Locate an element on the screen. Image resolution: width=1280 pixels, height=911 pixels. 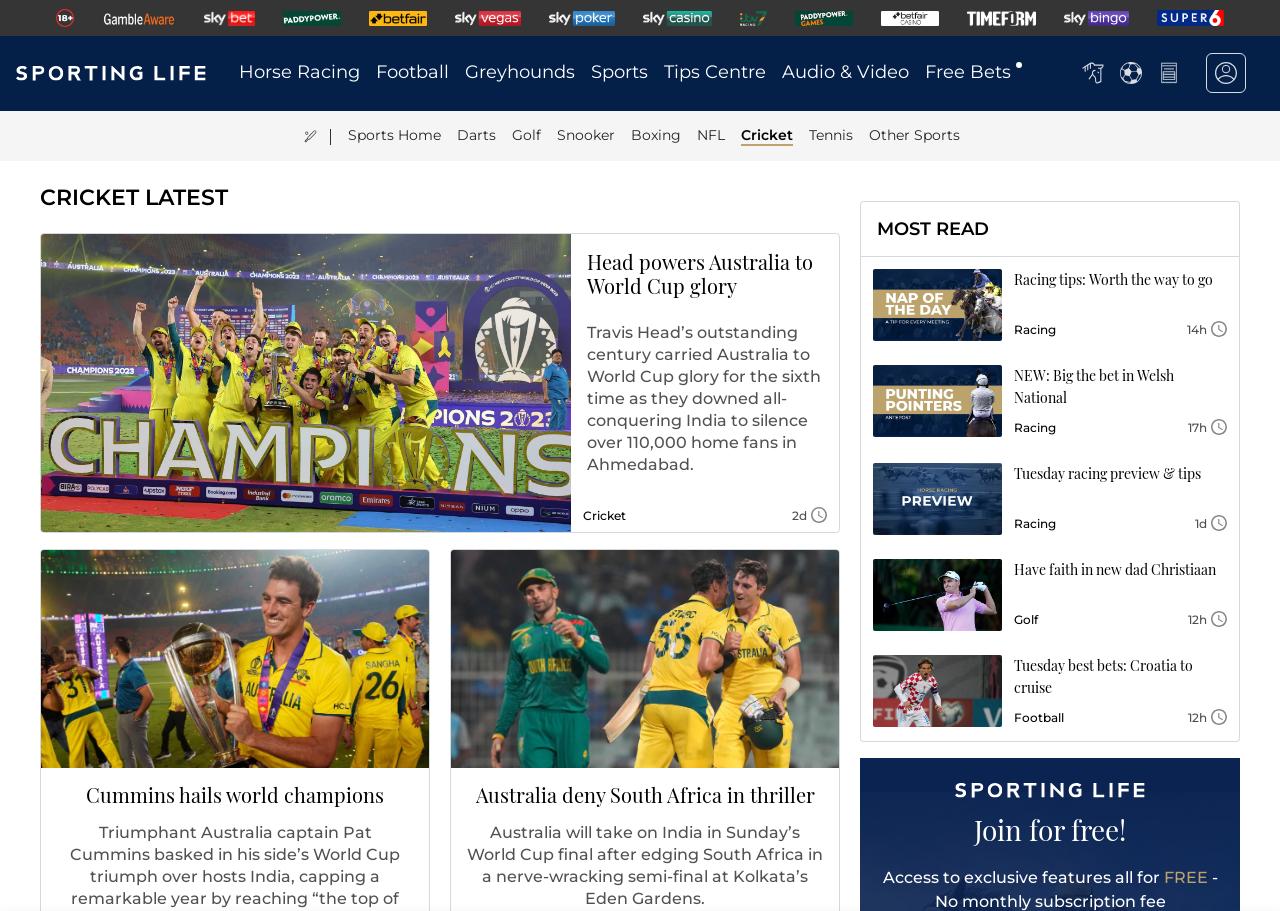
'|' is located at coordinates (329, 134).